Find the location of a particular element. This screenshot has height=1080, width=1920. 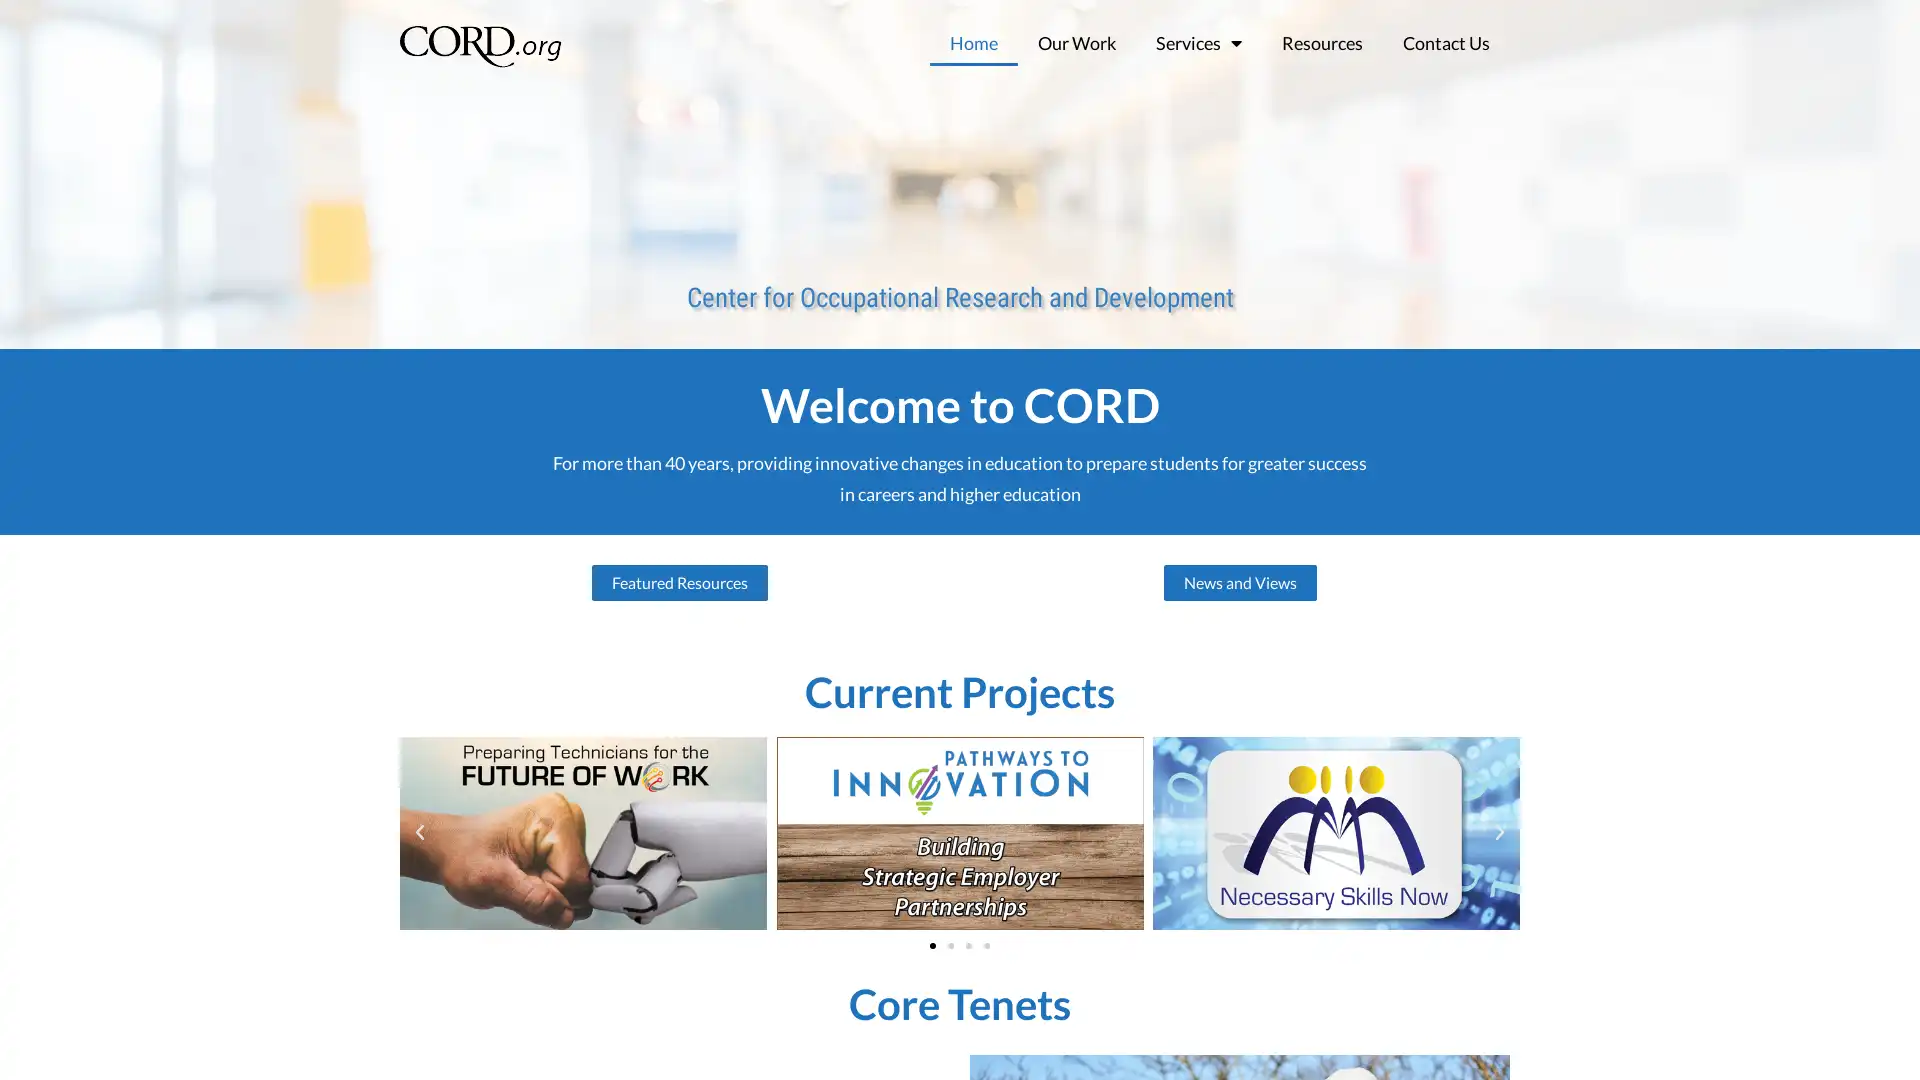

Go to slide 3 is located at coordinates (969, 945).